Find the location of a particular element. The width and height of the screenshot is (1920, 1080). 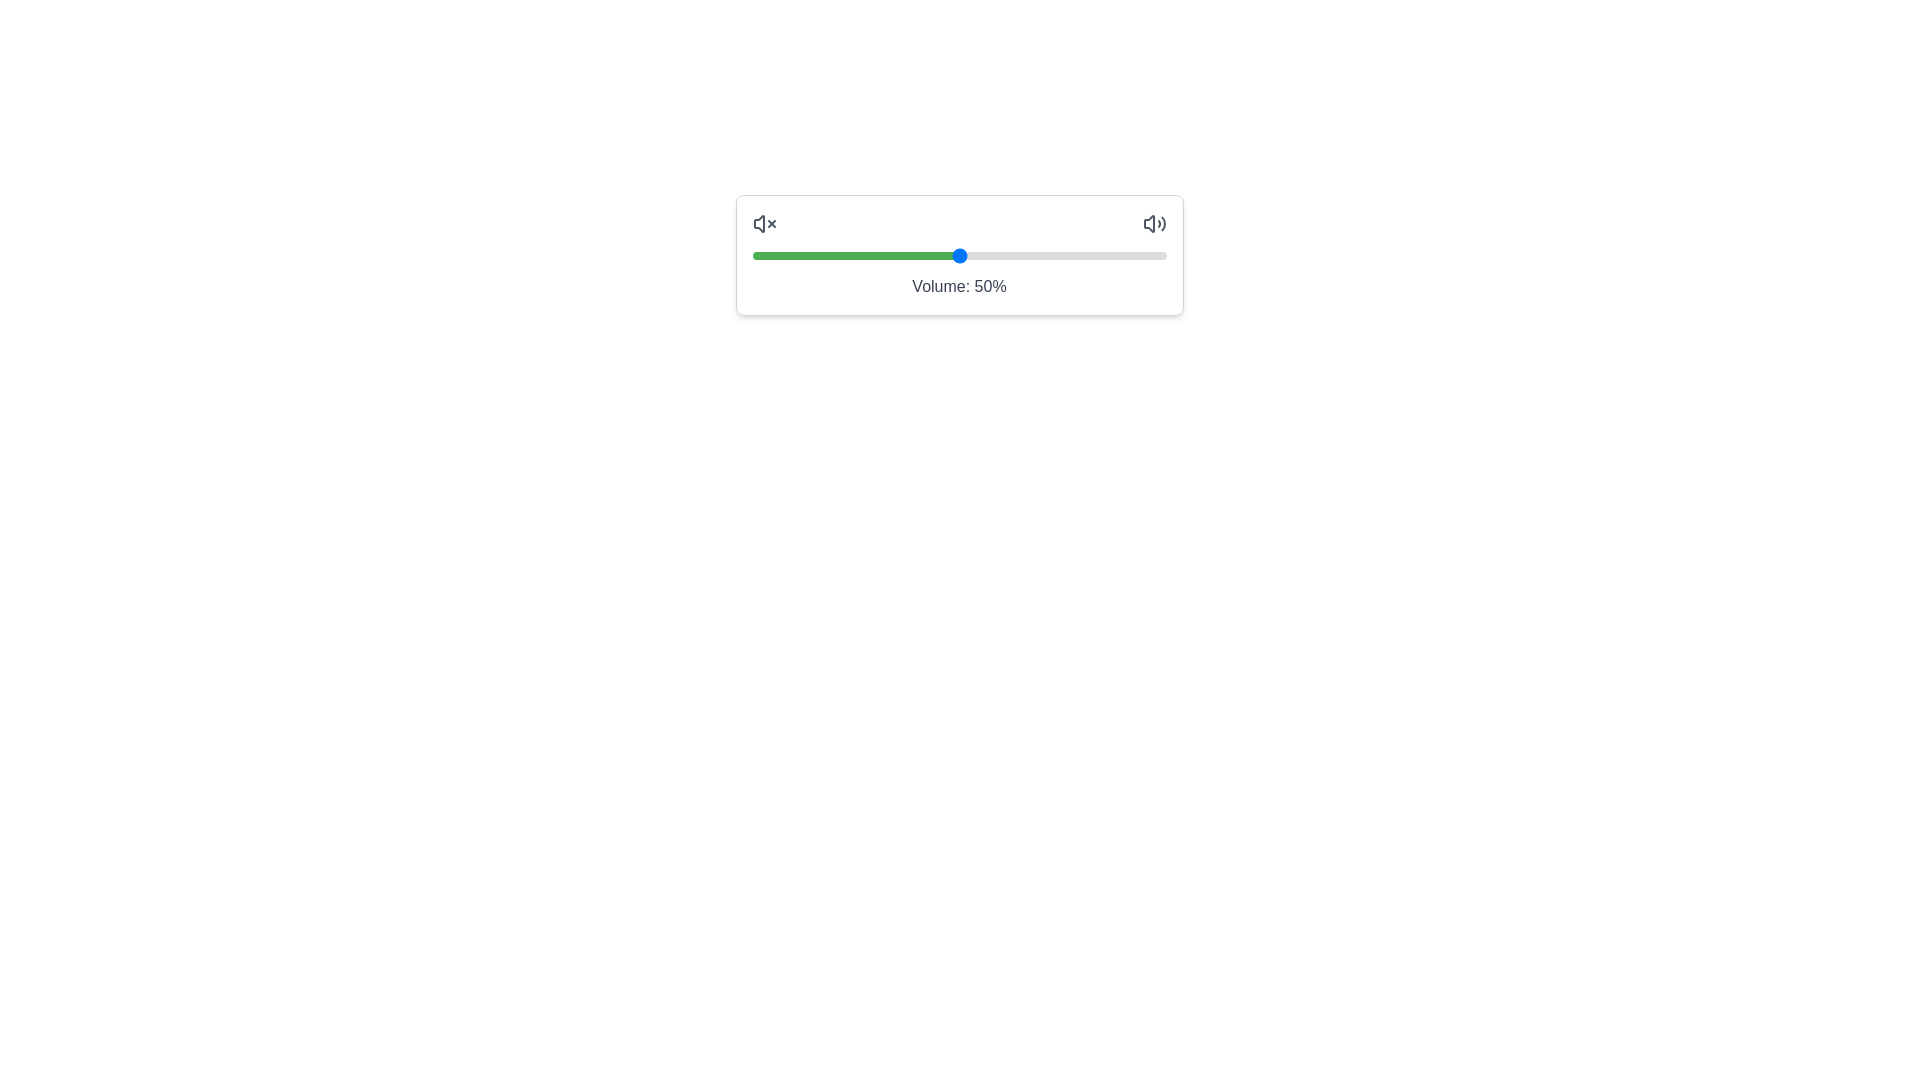

the volume level is located at coordinates (1099, 254).